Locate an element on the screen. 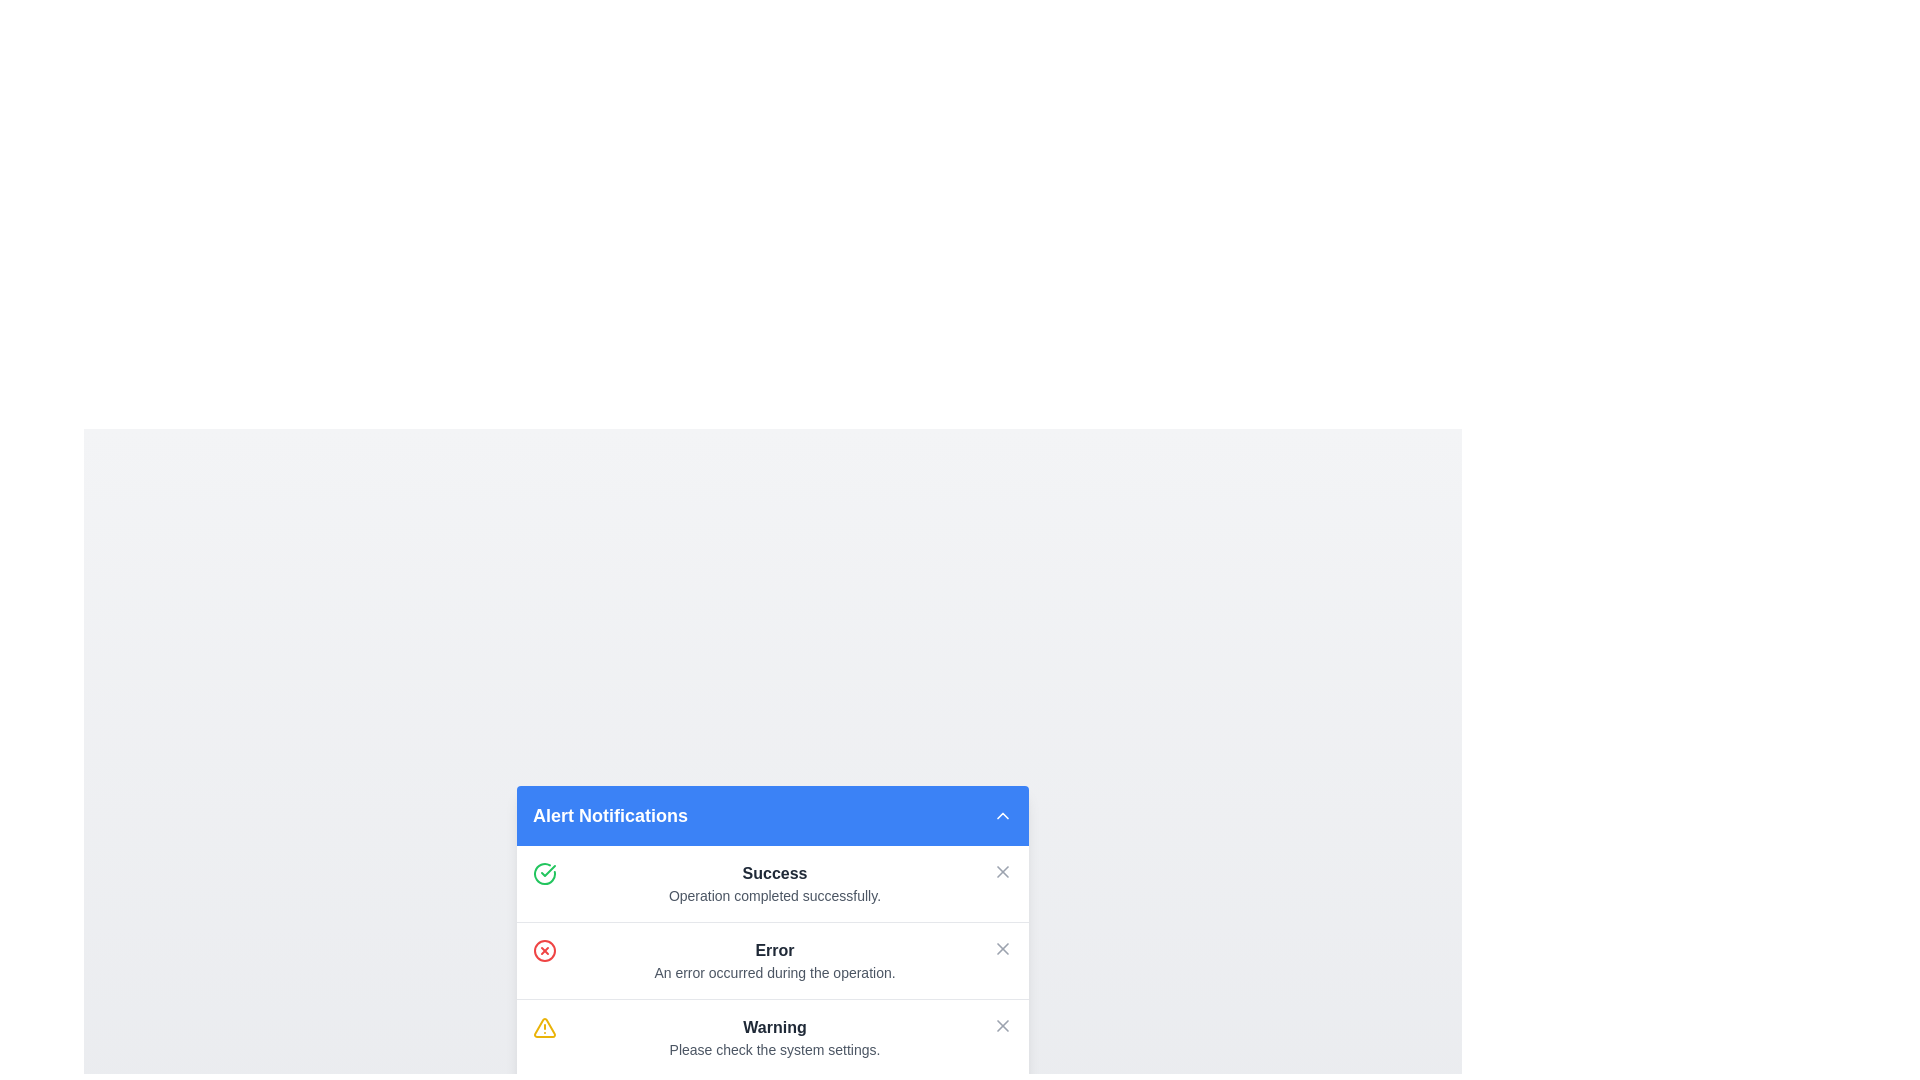  the Close button icon located to the far right of the 'Success' notification entry is located at coordinates (1003, 870).